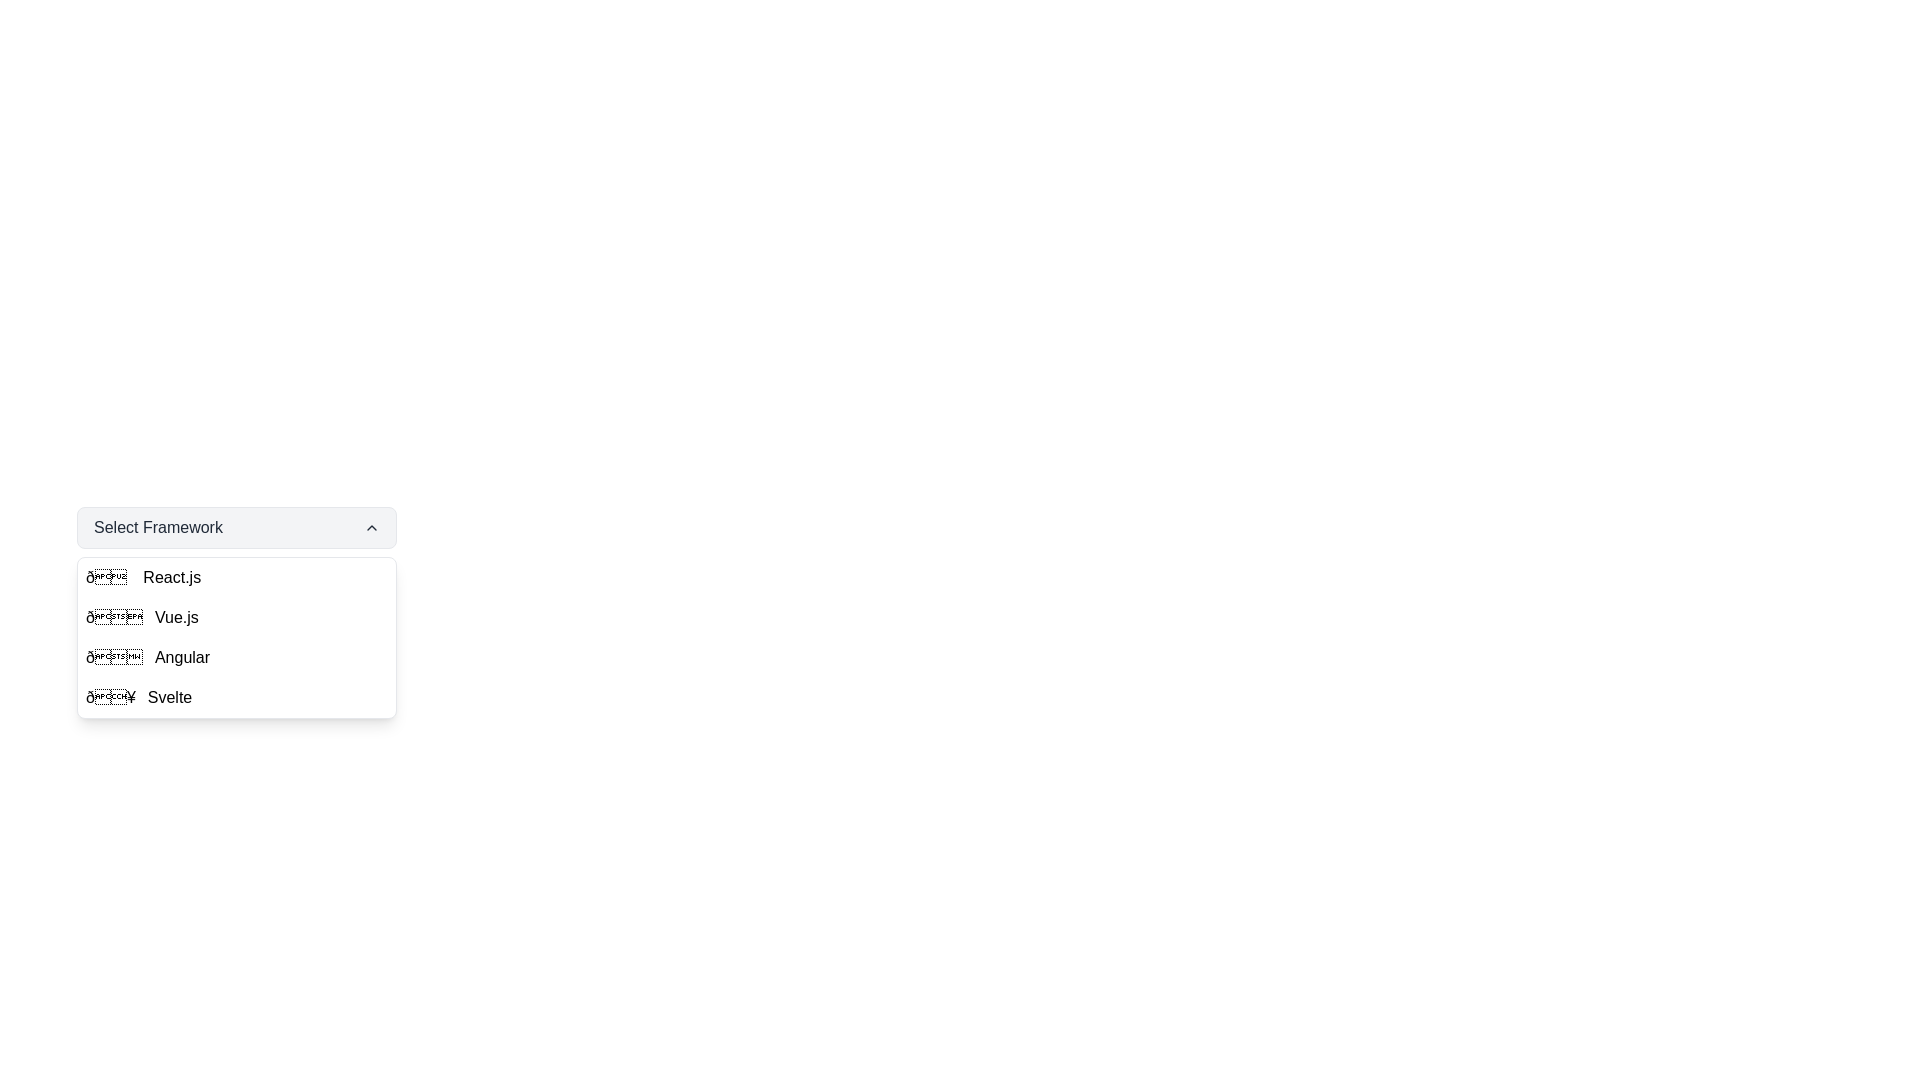 The width and height of the screenshot is (1920, 1080). Describe the element at coordinates (109, 697) in the screenshot. I see `the fire emoji '🔥' that is part of the dropdown menu option labeled 'Svelte', positioned on the left side of the text` at that location.